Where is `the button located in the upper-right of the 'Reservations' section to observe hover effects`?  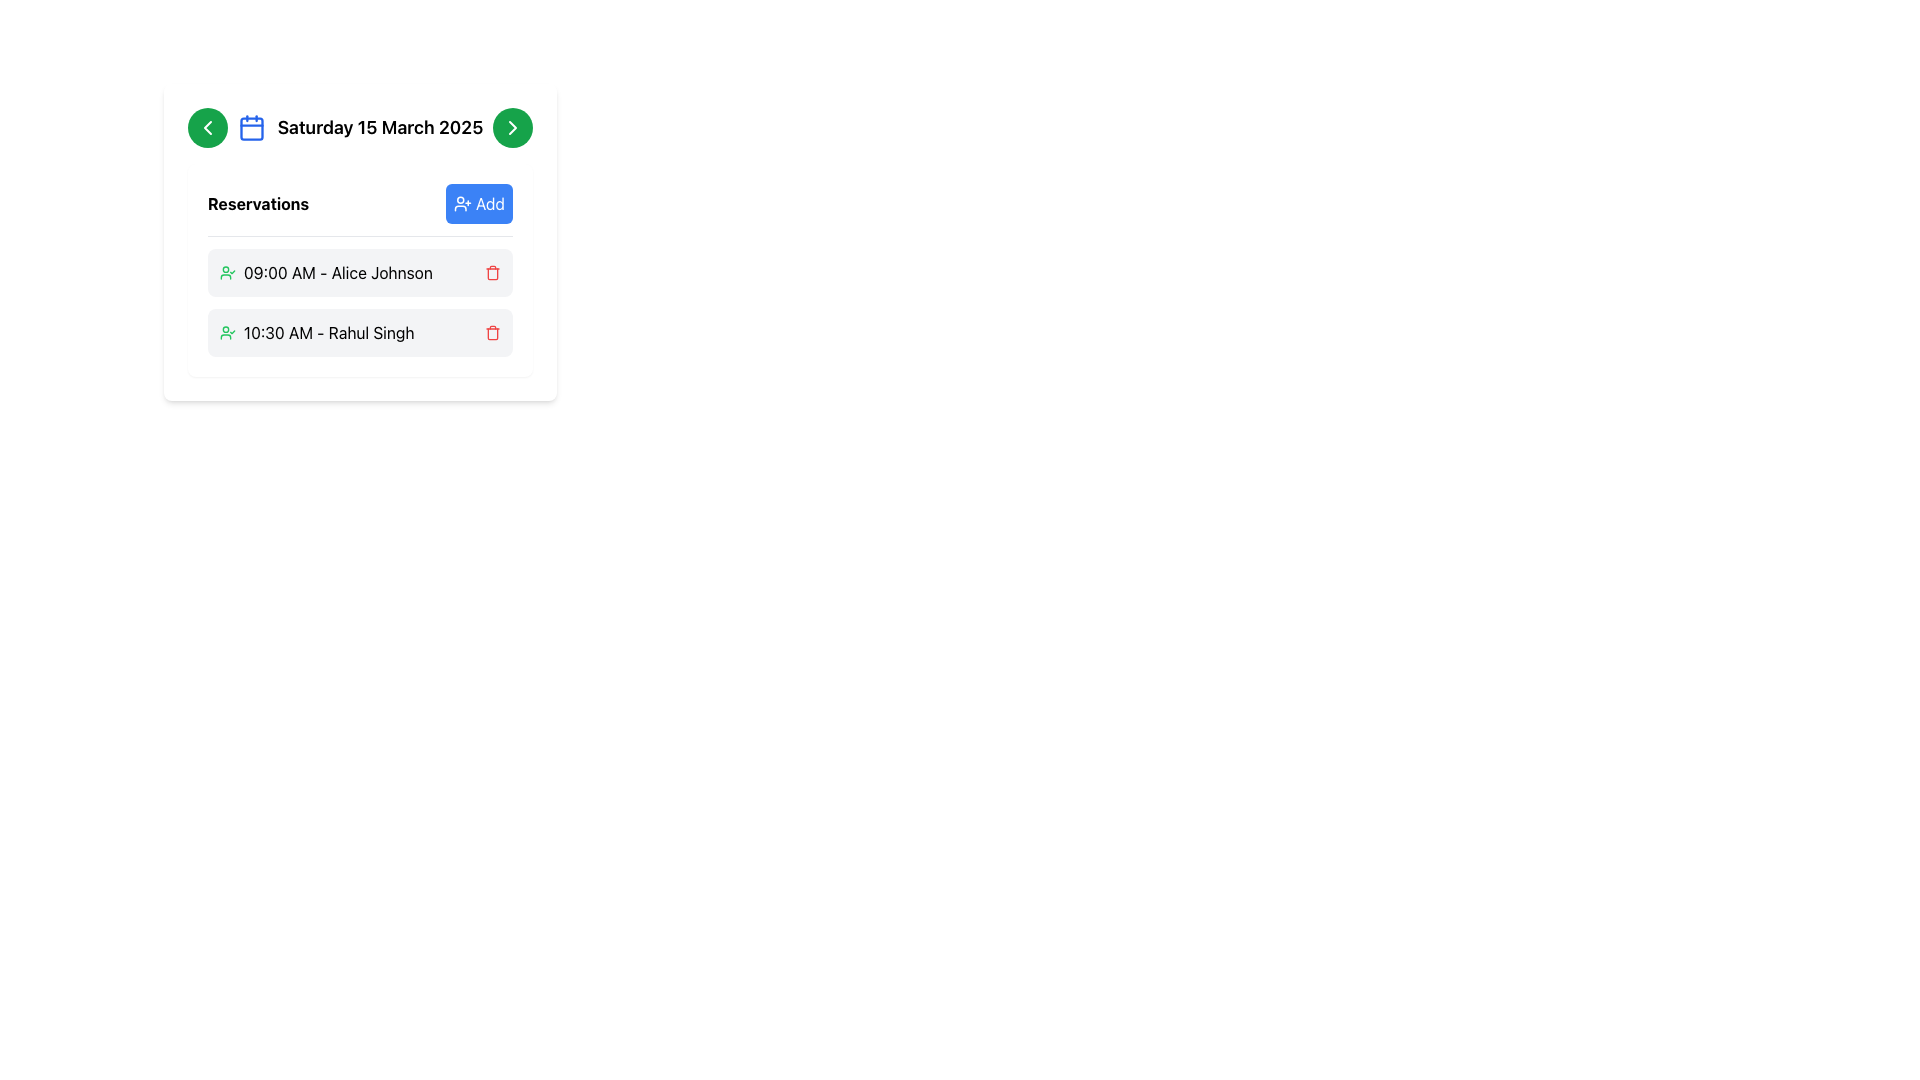 the button located in the upper-right of the 'Reservations' section to observe hover effects is located at coordinates (478, 204).